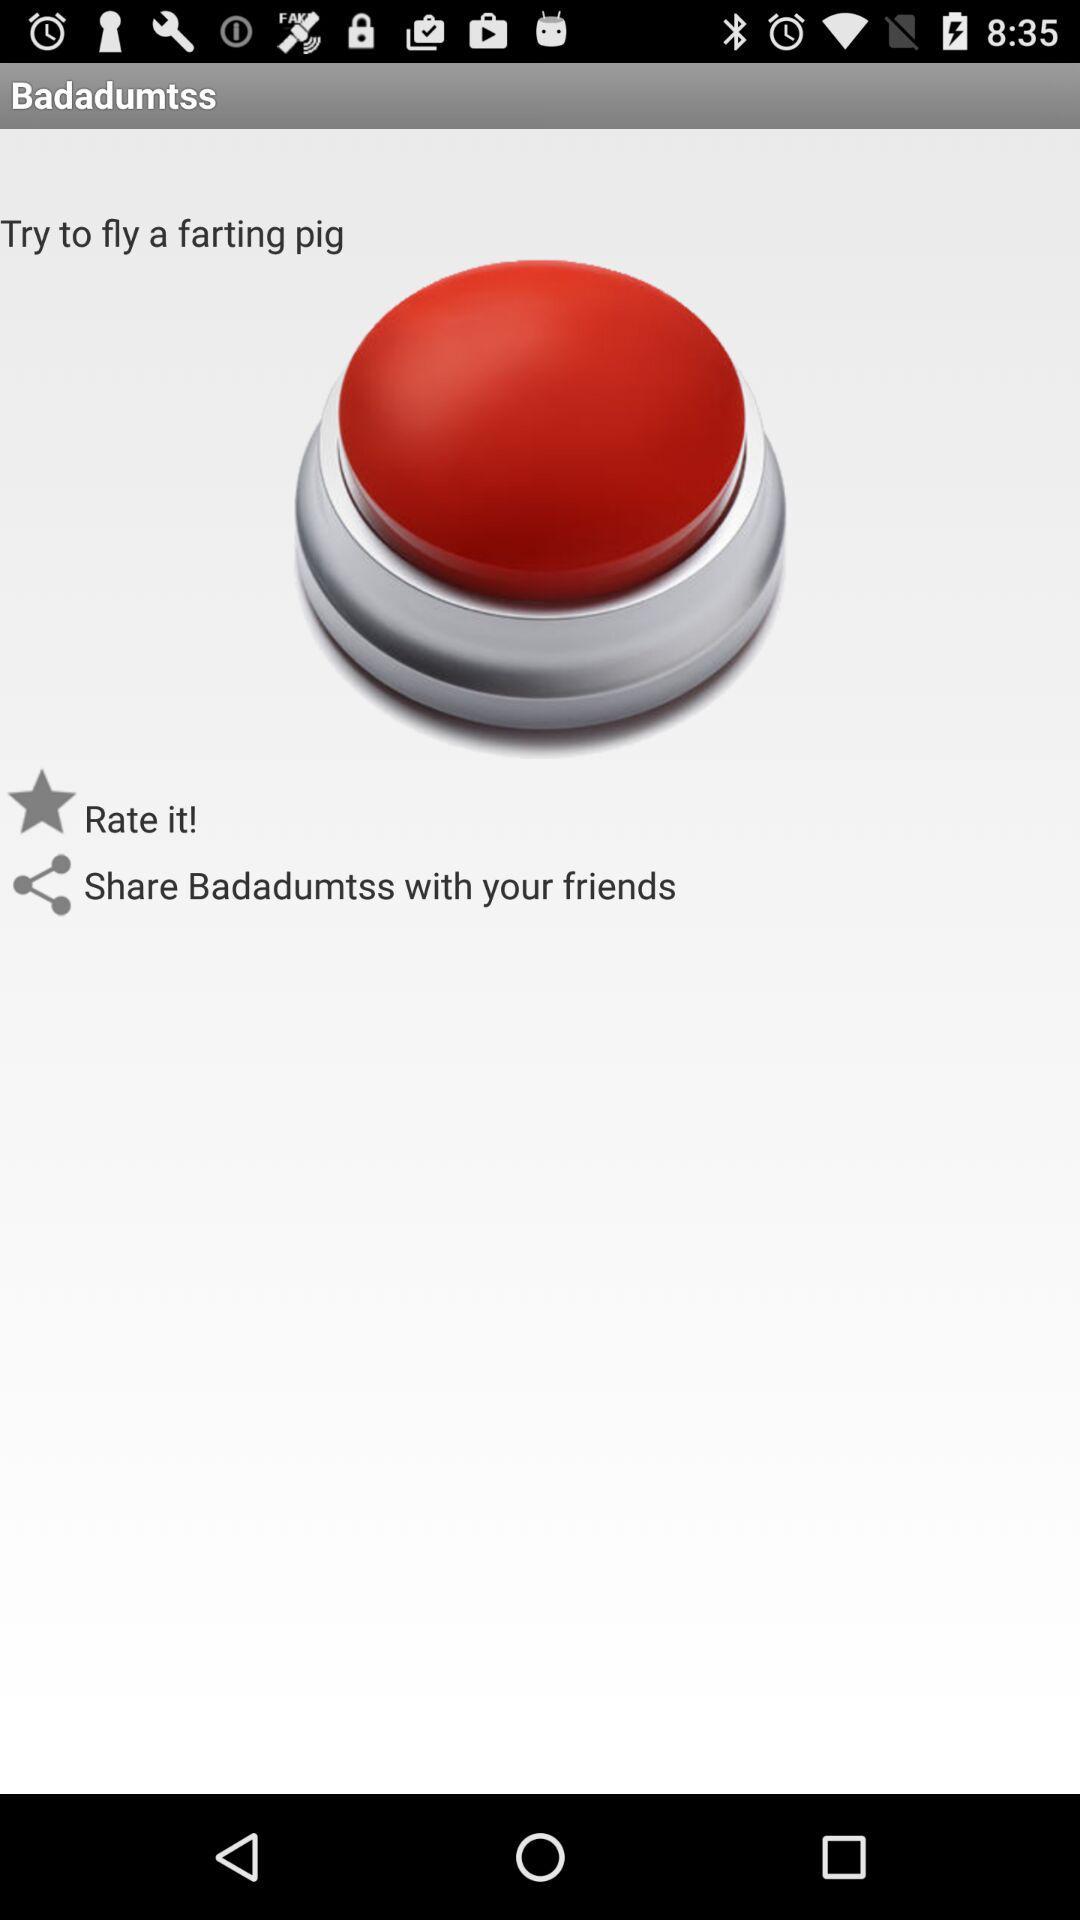 The image size is (1080, 1920). What do you see at coordinates (140, 818) in the screenshot?
I see `rate it! app` at bounding box center [140, 818].